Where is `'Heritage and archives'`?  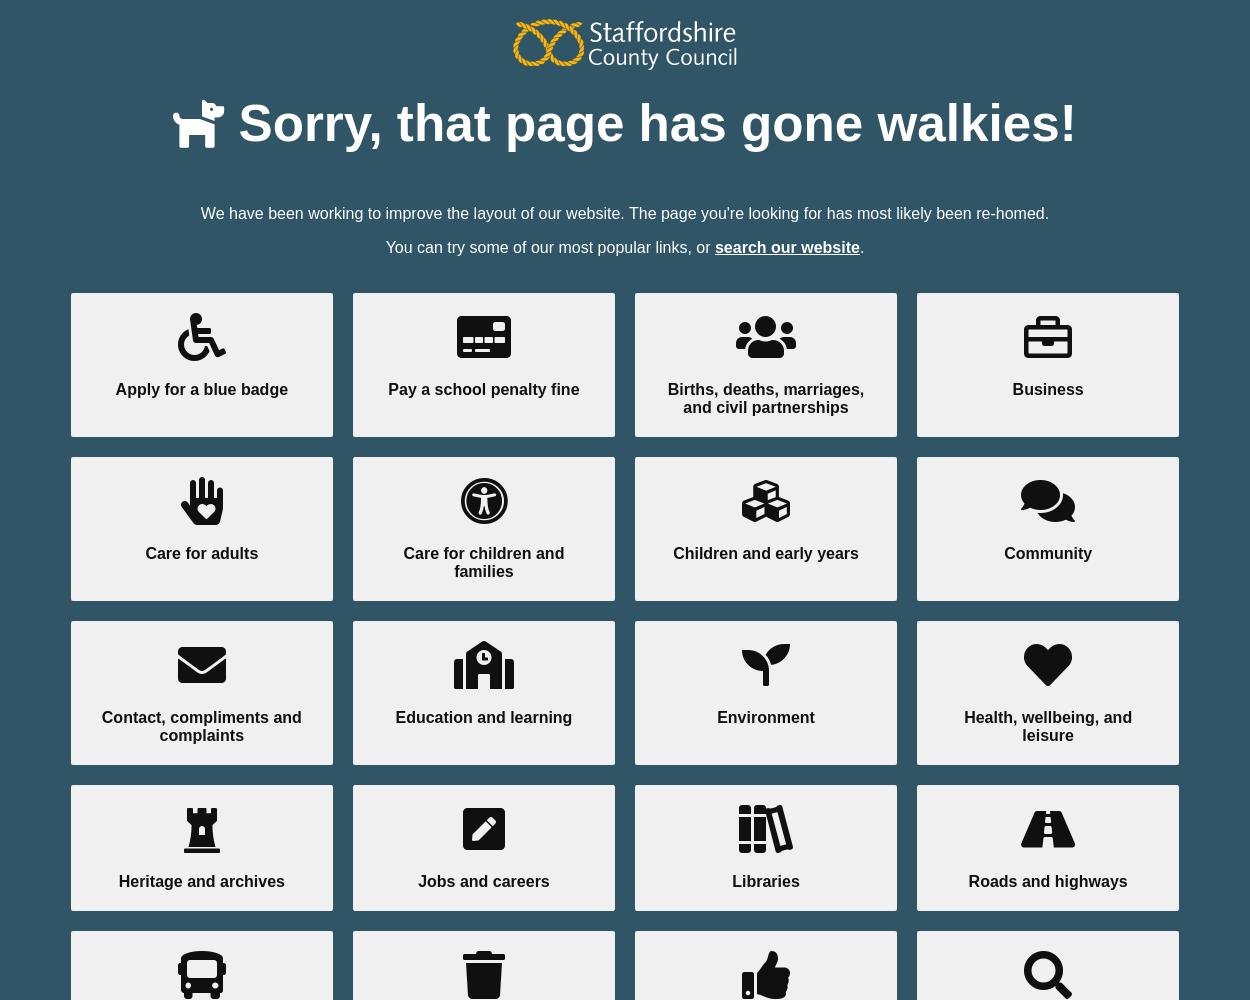 'Heritage and archives' is located at coordinates (200, 880).